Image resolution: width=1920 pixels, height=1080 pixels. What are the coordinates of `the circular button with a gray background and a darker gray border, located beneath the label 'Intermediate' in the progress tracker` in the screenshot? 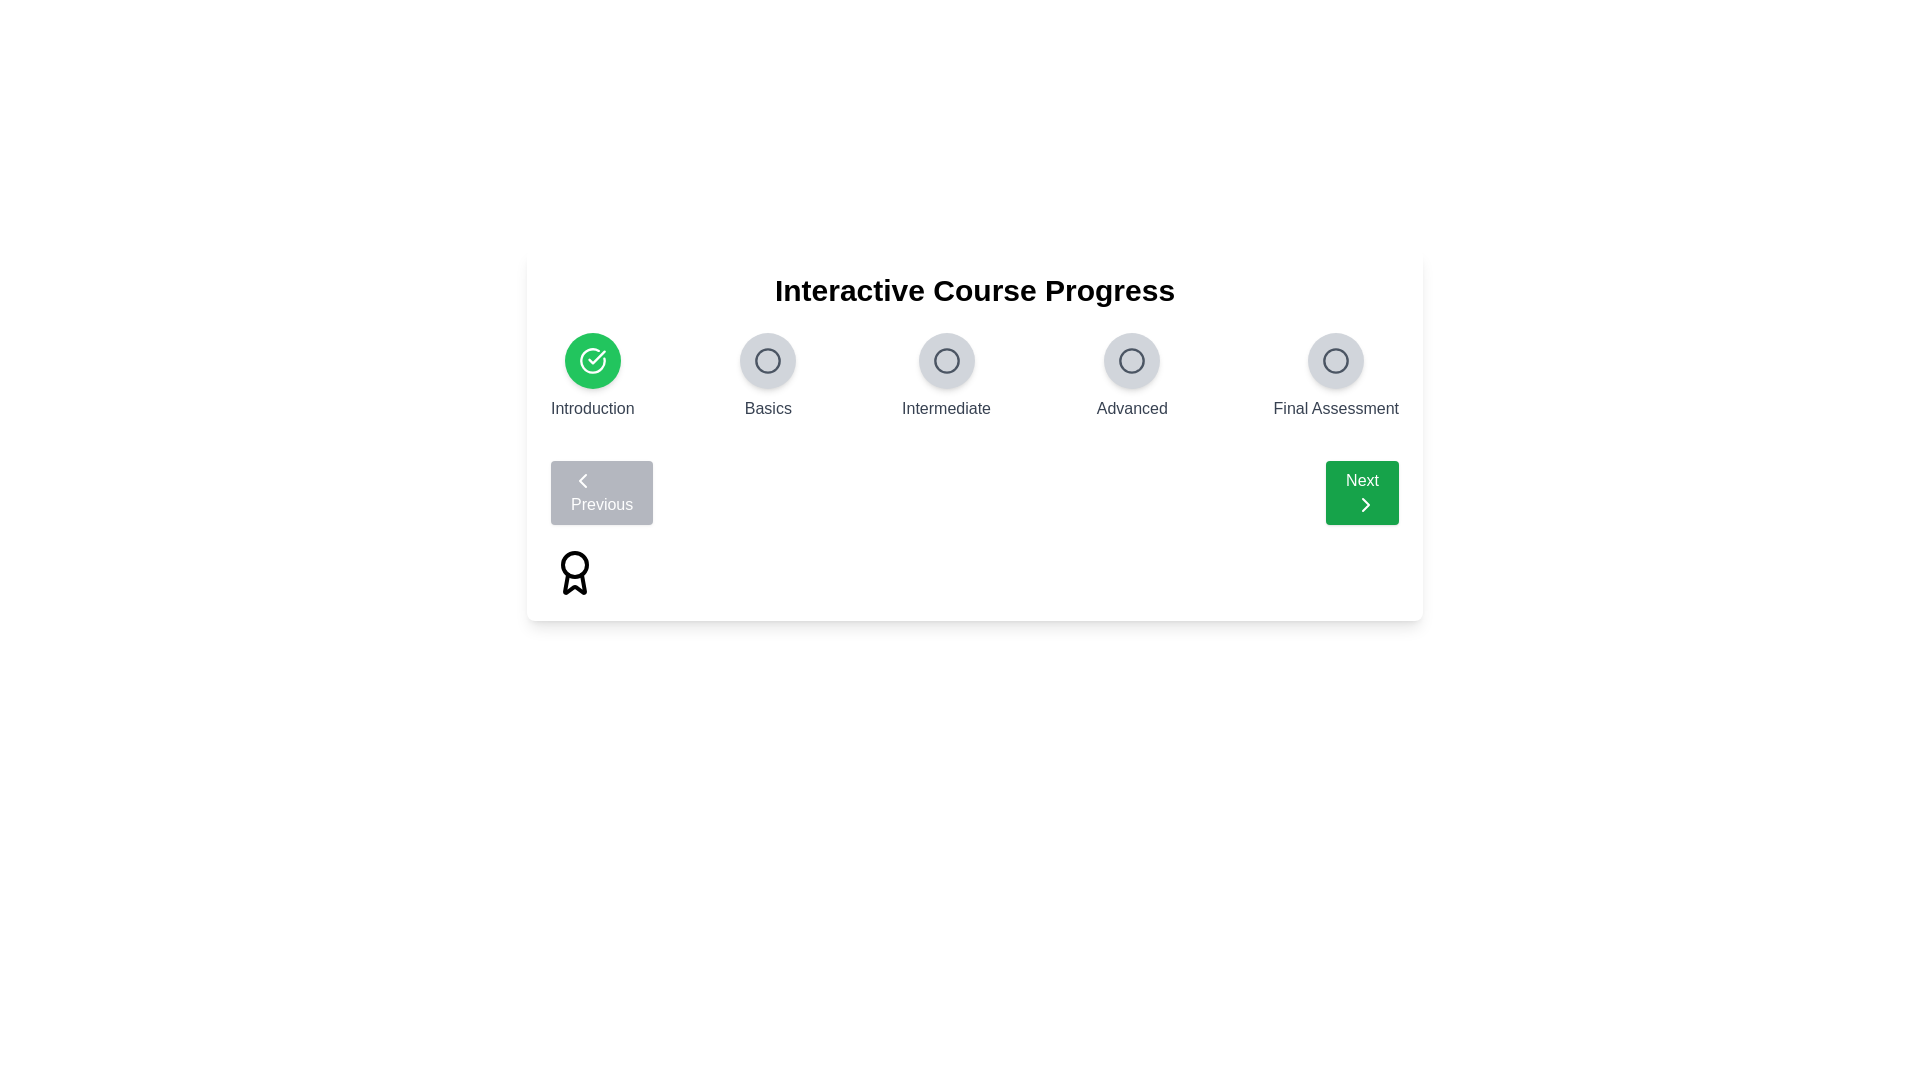 It's located at (945, 361).